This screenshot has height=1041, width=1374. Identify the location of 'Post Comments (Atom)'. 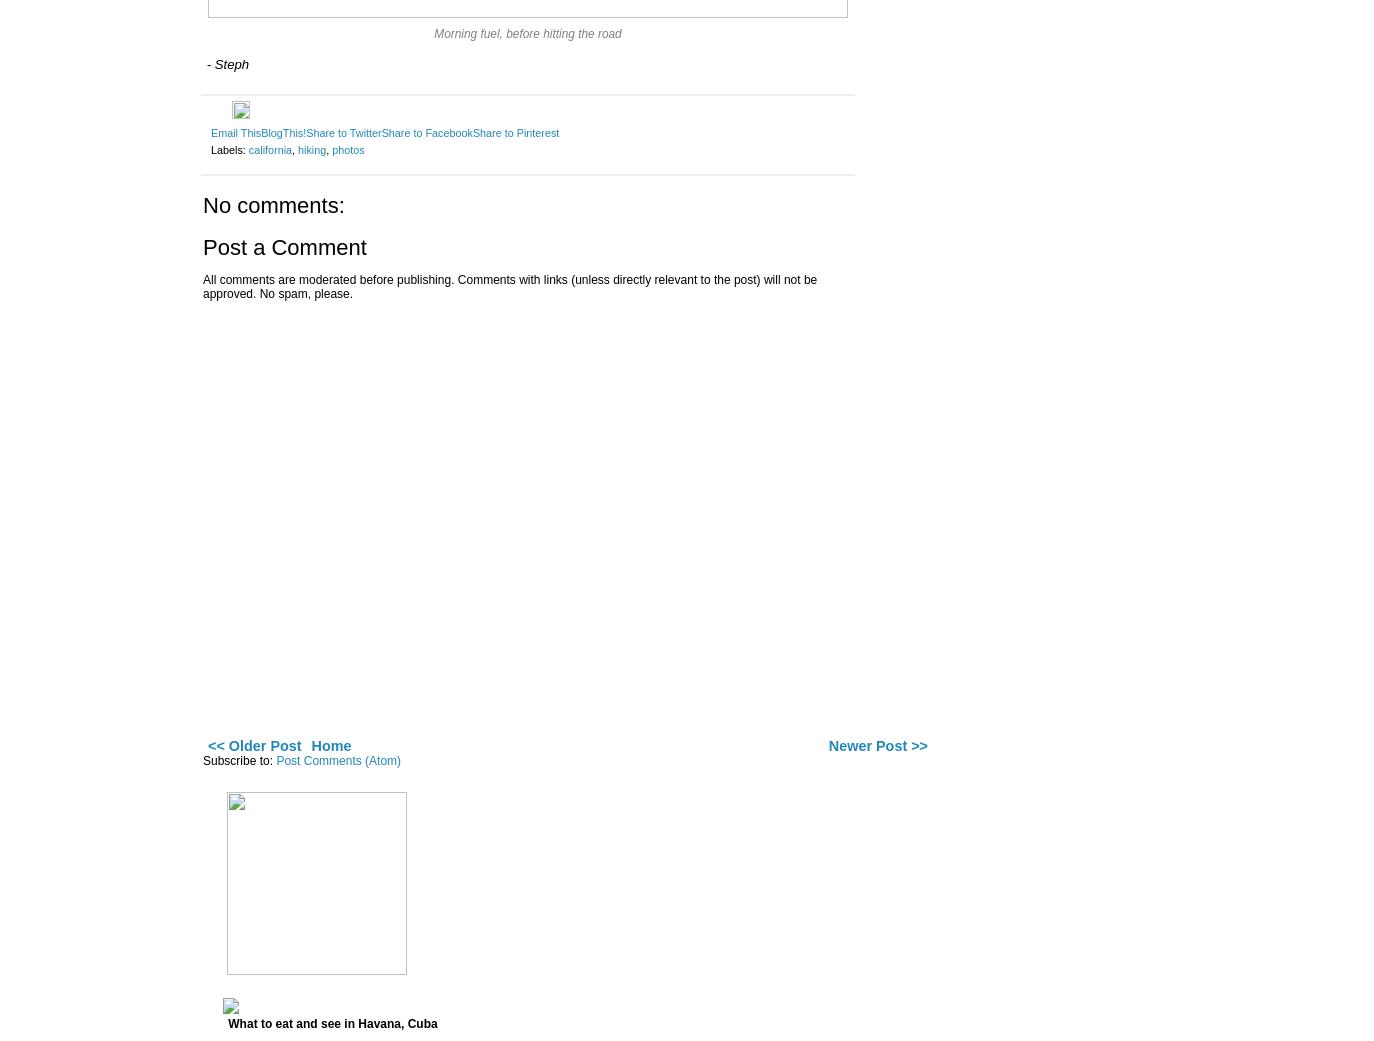
(337, 760).